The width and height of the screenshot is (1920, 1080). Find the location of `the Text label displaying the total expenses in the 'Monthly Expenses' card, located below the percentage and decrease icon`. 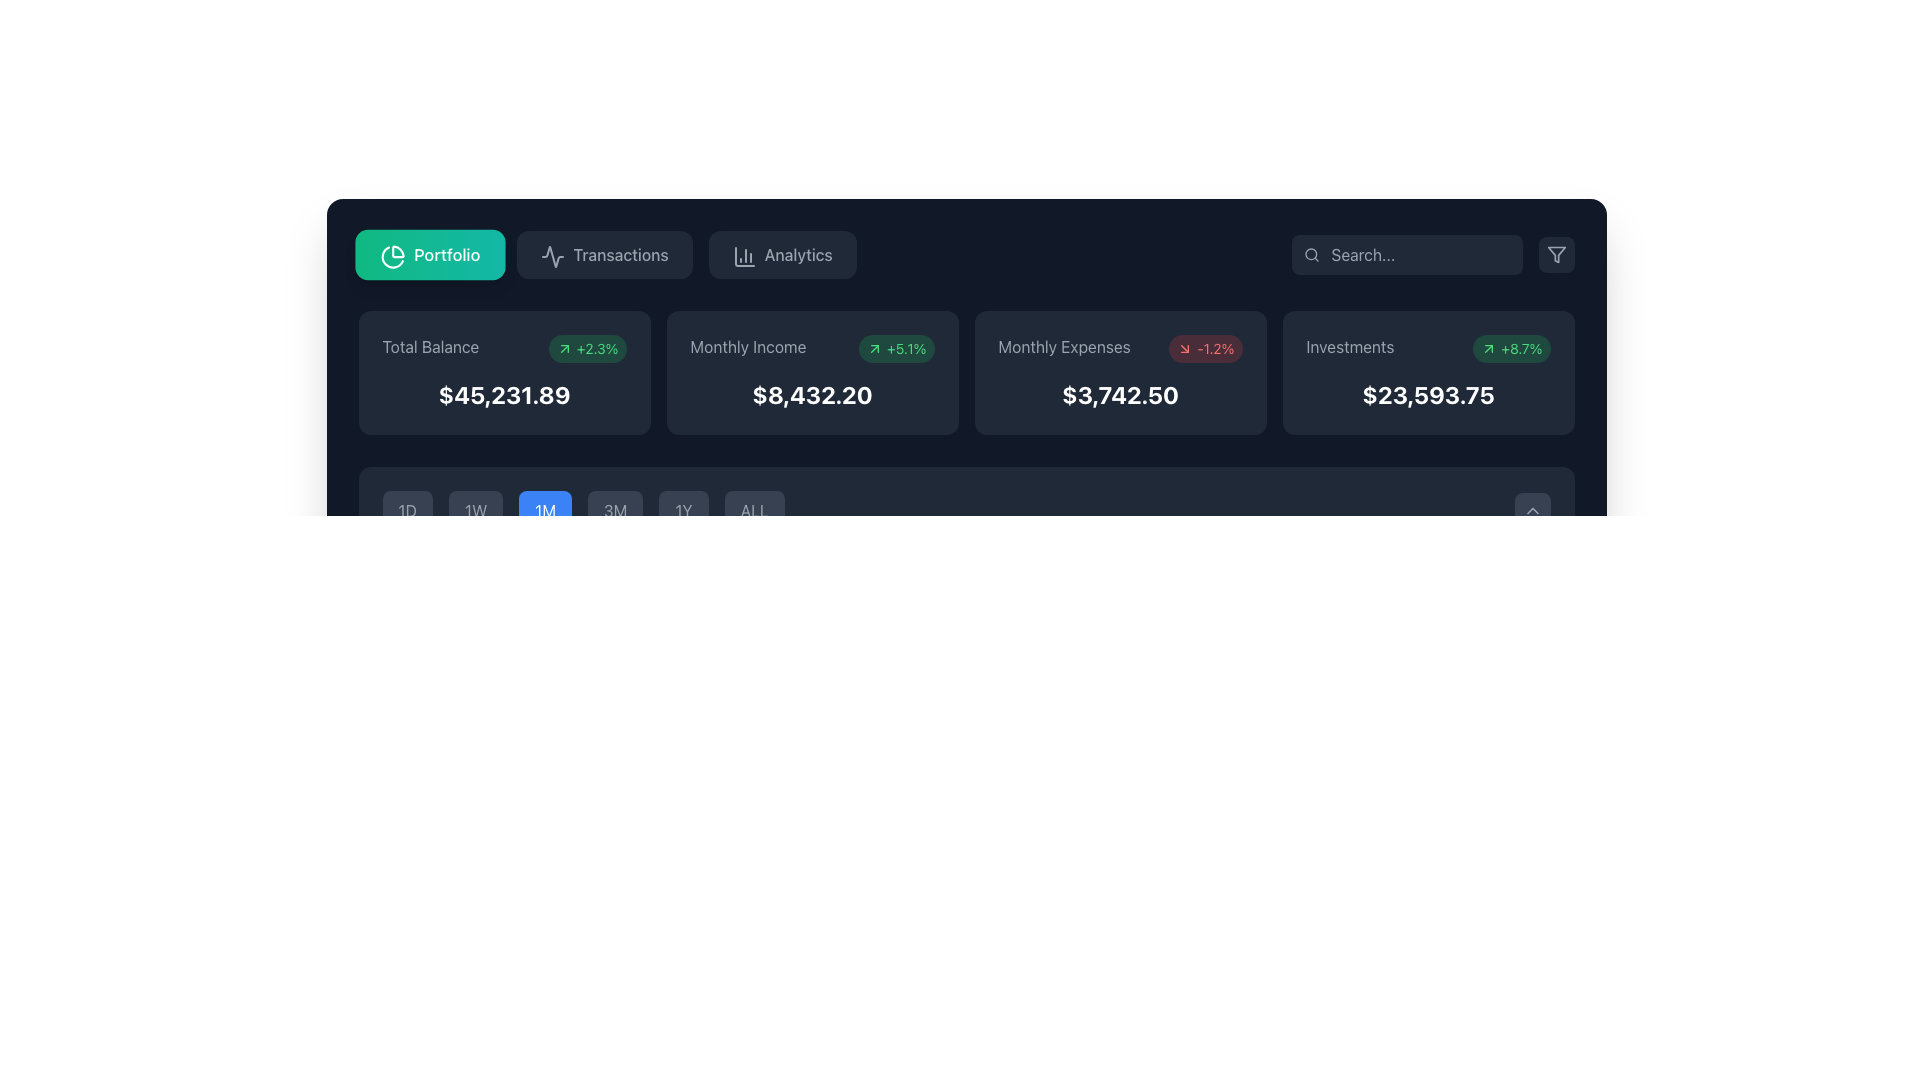

the Text label displaying the total expenses in the 'Monthly Expenses' card, located below the percentage and decrease icon is located at coordinates (1120, 394).